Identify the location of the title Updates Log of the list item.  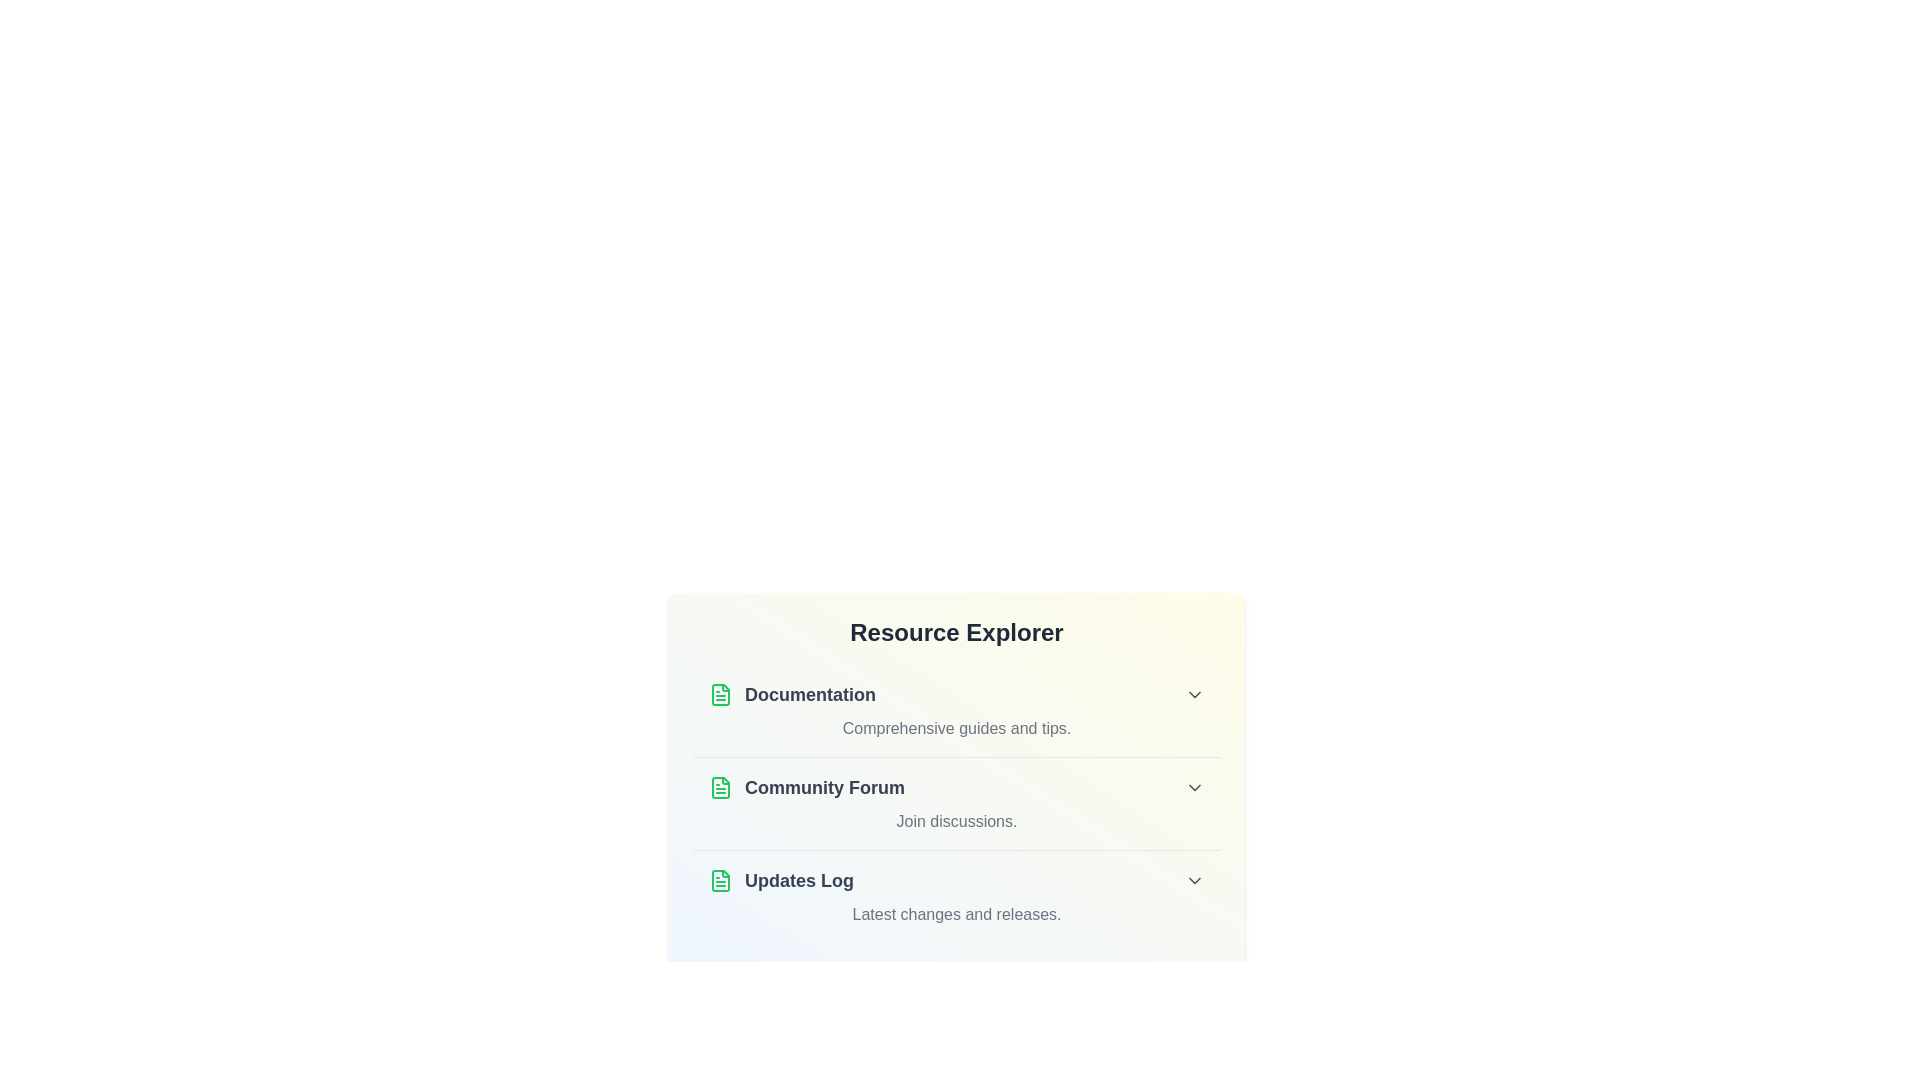
(955, 879).